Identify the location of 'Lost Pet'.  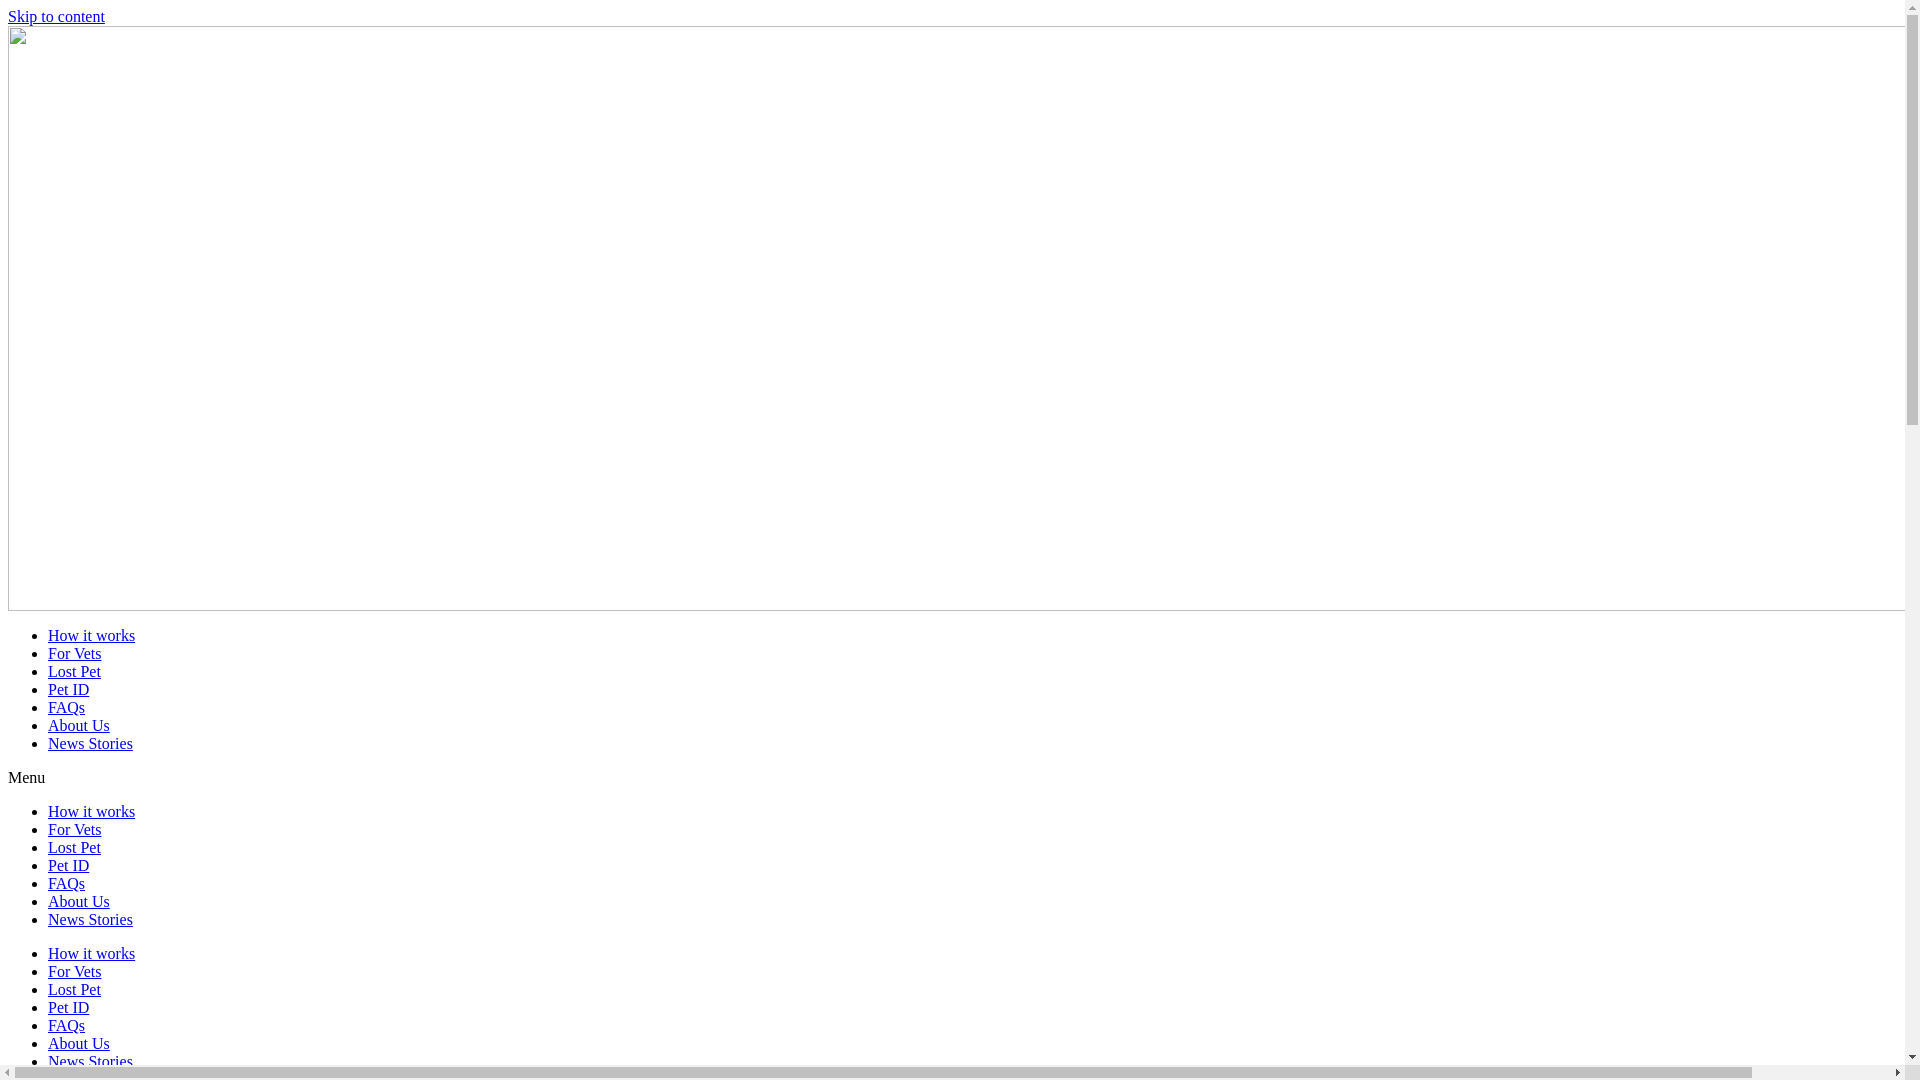
(74, 671).